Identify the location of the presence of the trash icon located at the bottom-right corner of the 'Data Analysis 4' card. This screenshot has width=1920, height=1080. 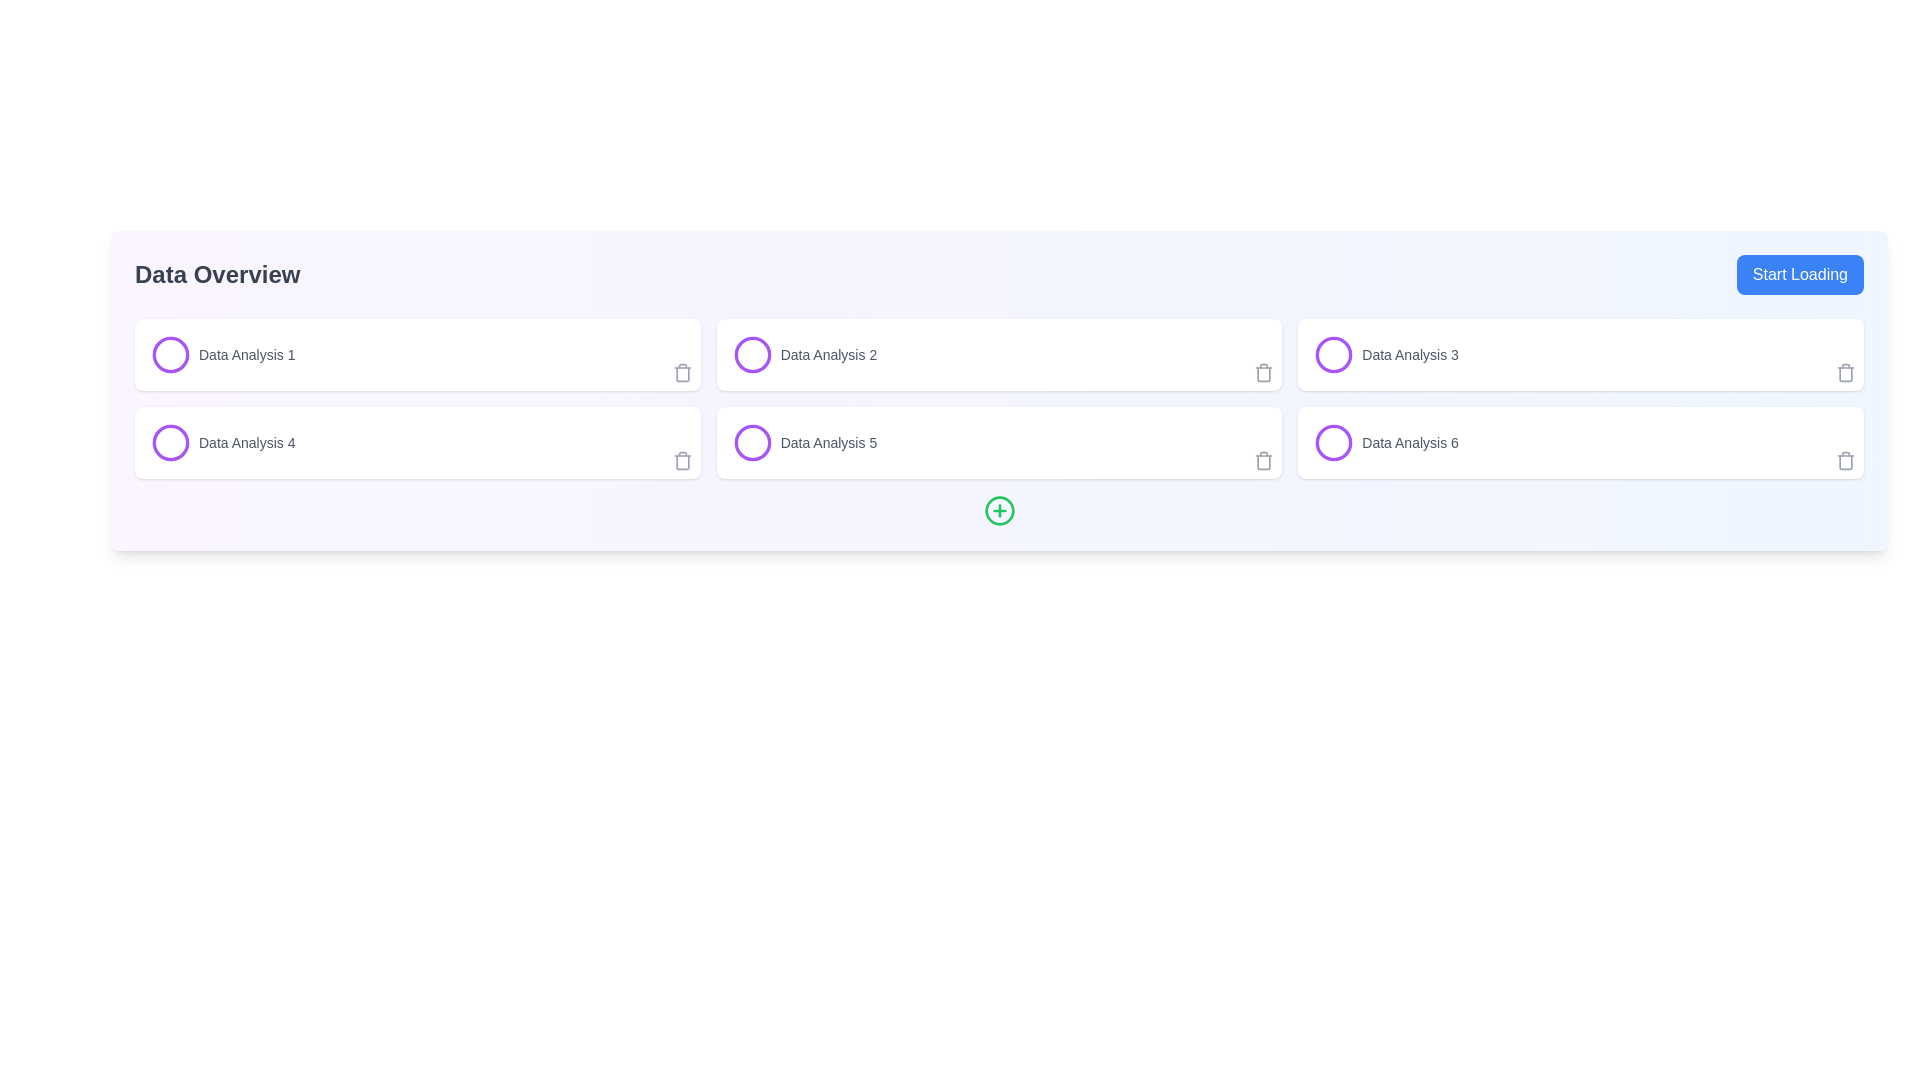
(682, 462).